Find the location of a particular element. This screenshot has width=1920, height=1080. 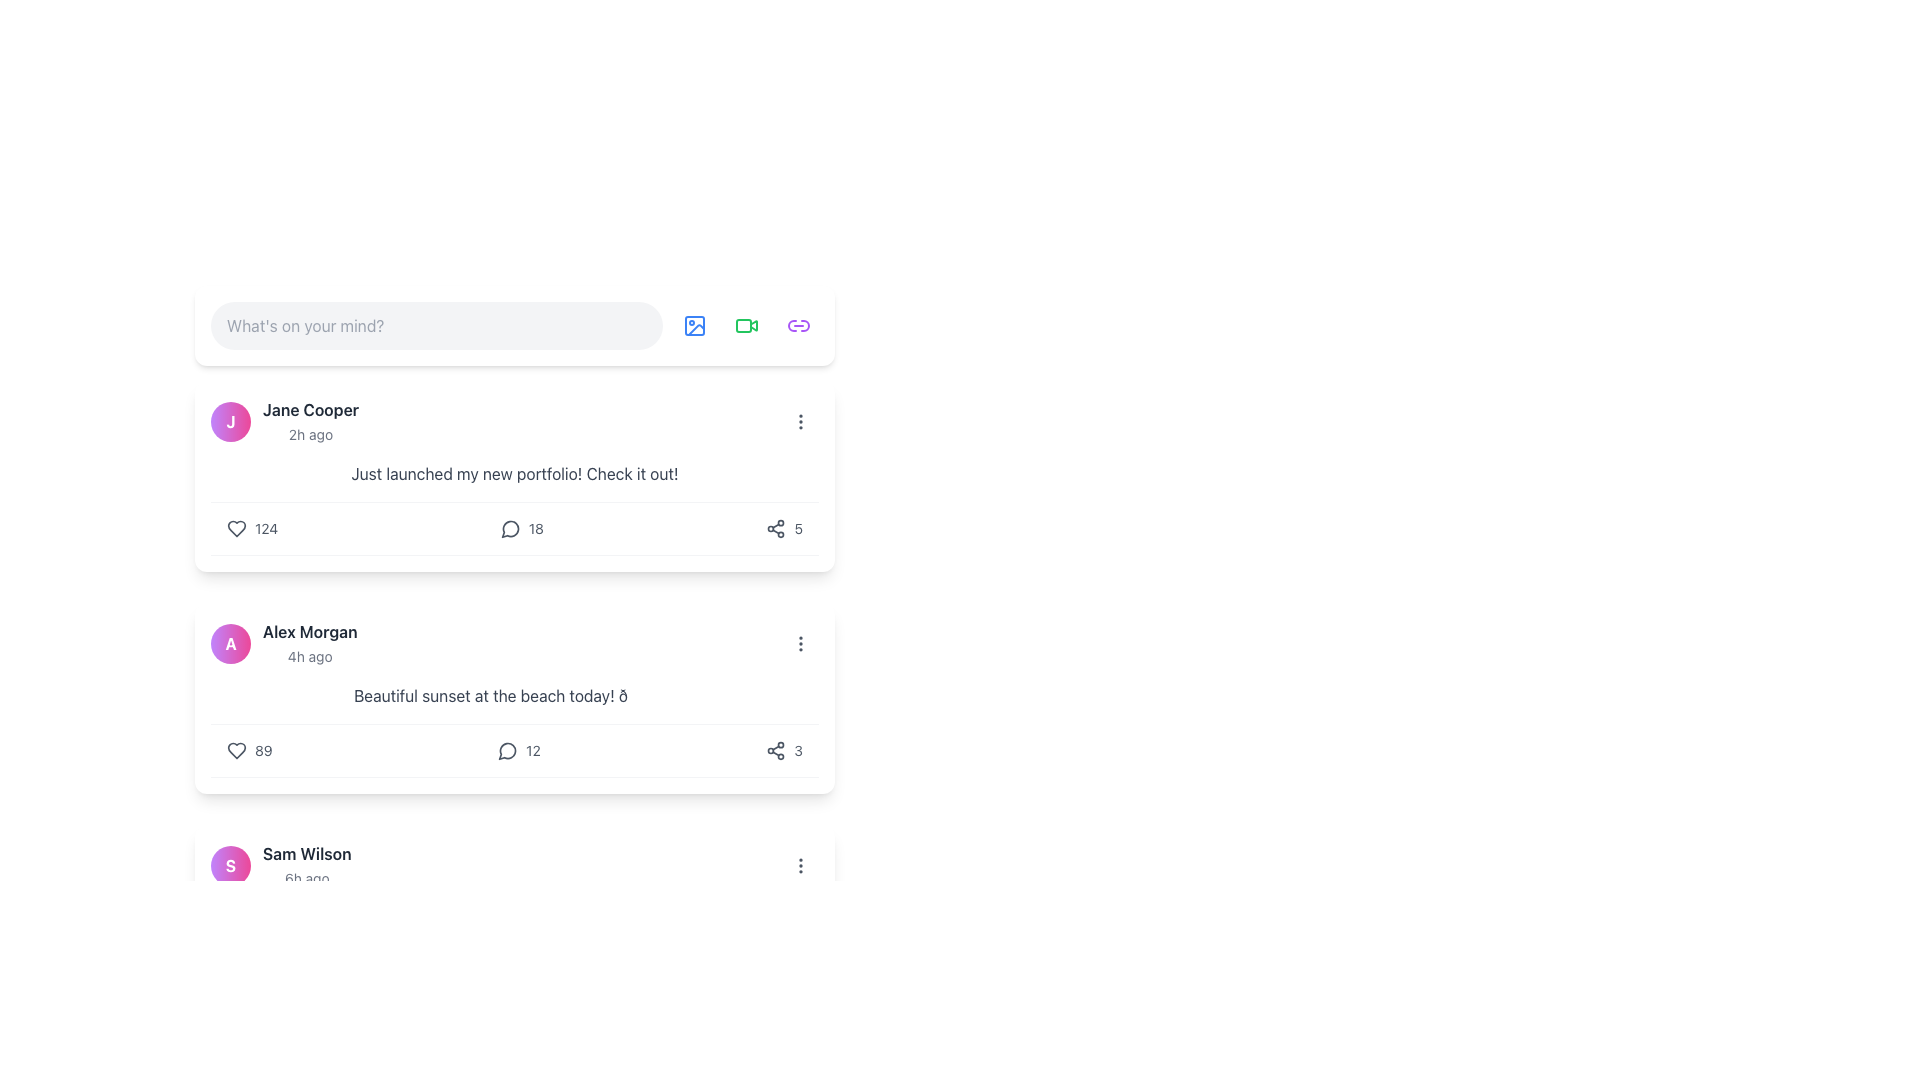

the text display element that shows the author's name (Jane Cooper) and the timestamp (2 hours ago) for the topmost post, located in the upper-left section of the post is located at coordinates (310, 420).